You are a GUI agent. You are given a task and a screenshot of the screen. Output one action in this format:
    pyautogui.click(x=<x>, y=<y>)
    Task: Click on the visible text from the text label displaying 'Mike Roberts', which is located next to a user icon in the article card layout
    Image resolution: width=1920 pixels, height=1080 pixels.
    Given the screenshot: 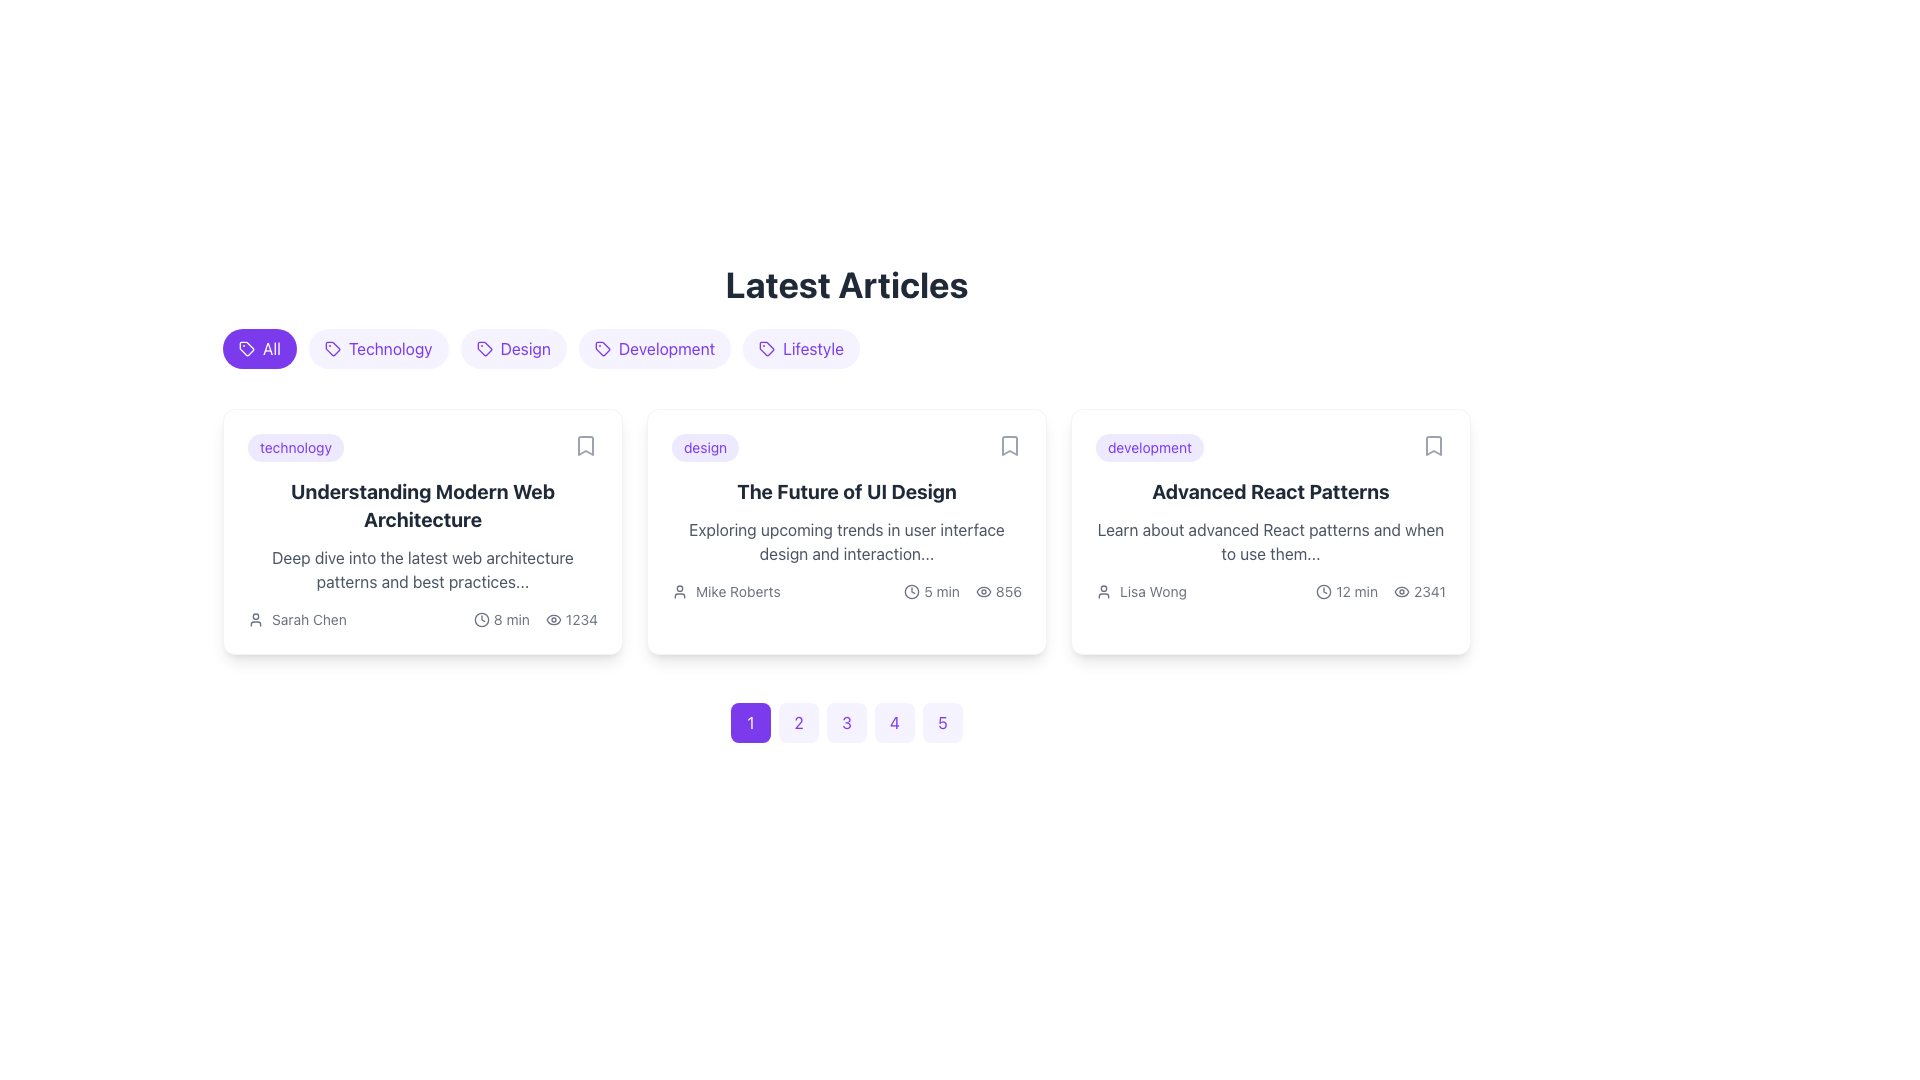 What is the action you would take?
    pyautogui.click(x=737, y=590)
    